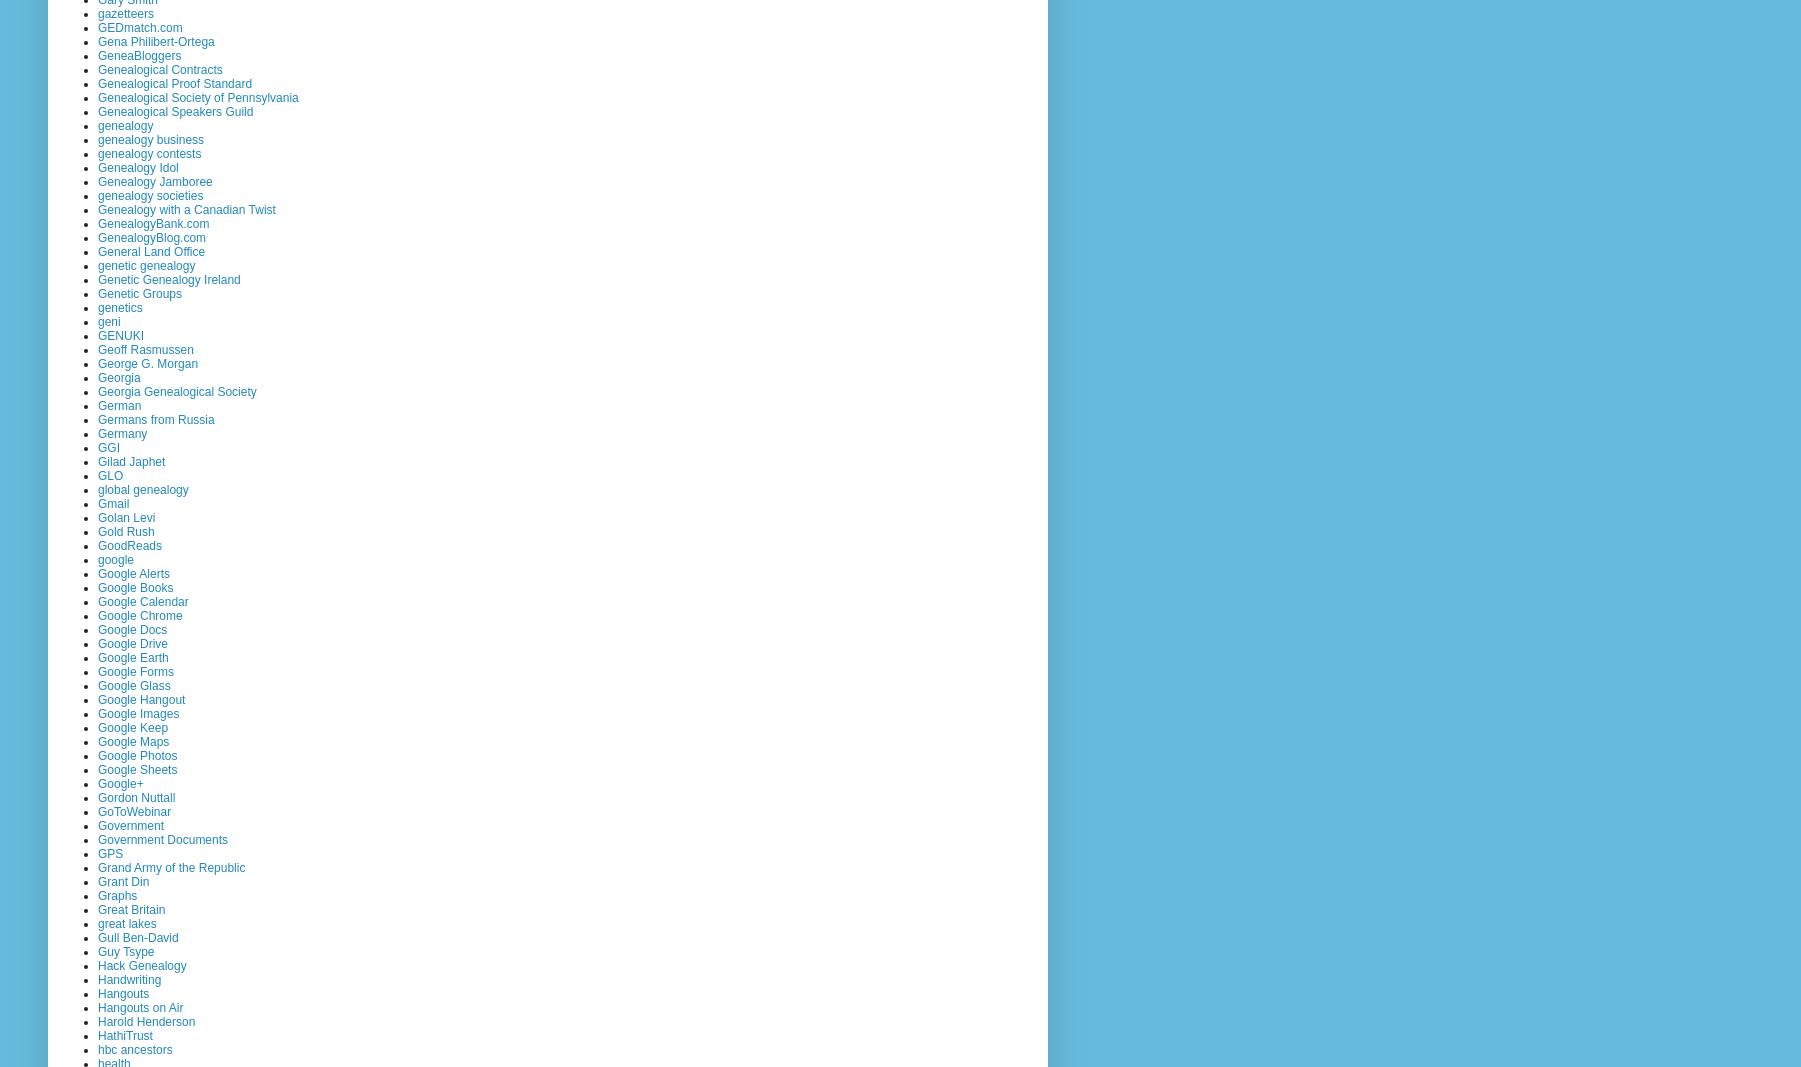  Describe the element at coordinates (138, 711) in the screenshot. I see `'Google Images'` at that location.